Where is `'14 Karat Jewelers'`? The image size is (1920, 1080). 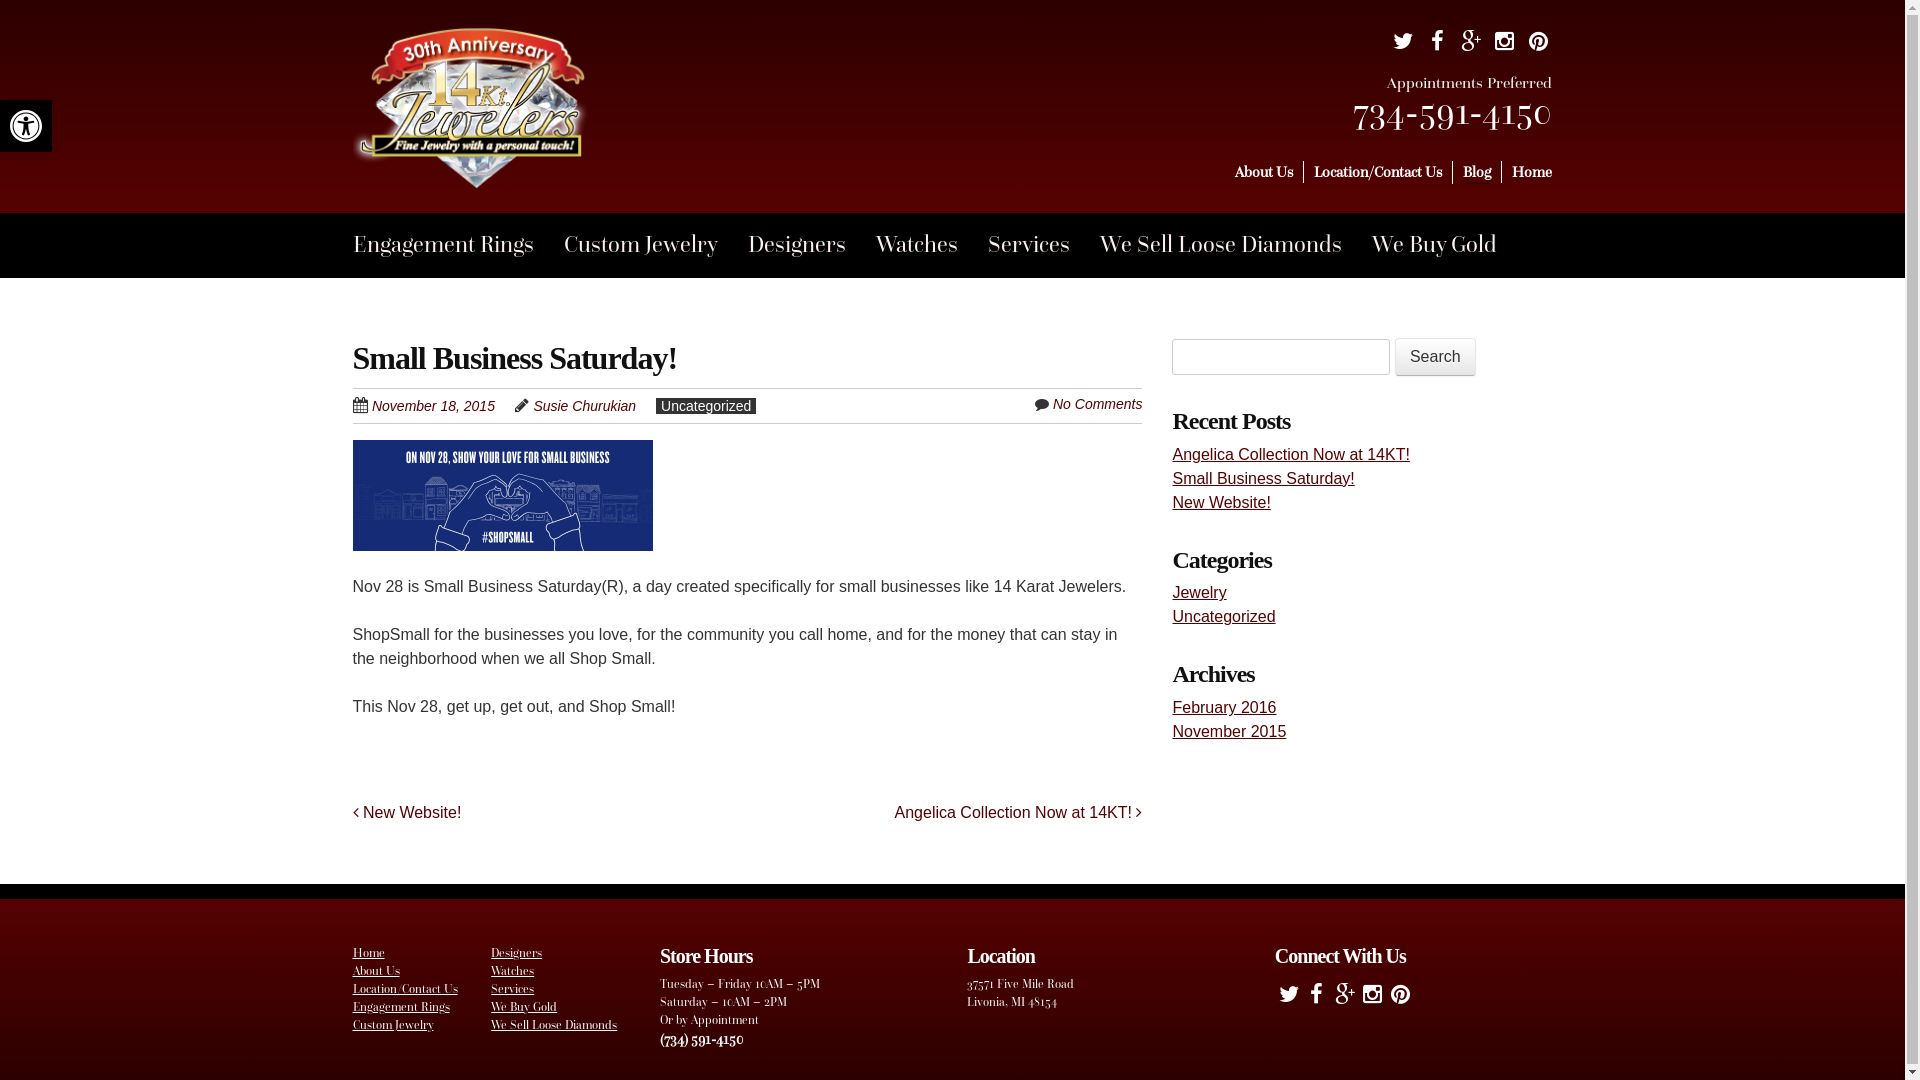 '14 Karat Jewelers' is located at coordinates (470, 151).